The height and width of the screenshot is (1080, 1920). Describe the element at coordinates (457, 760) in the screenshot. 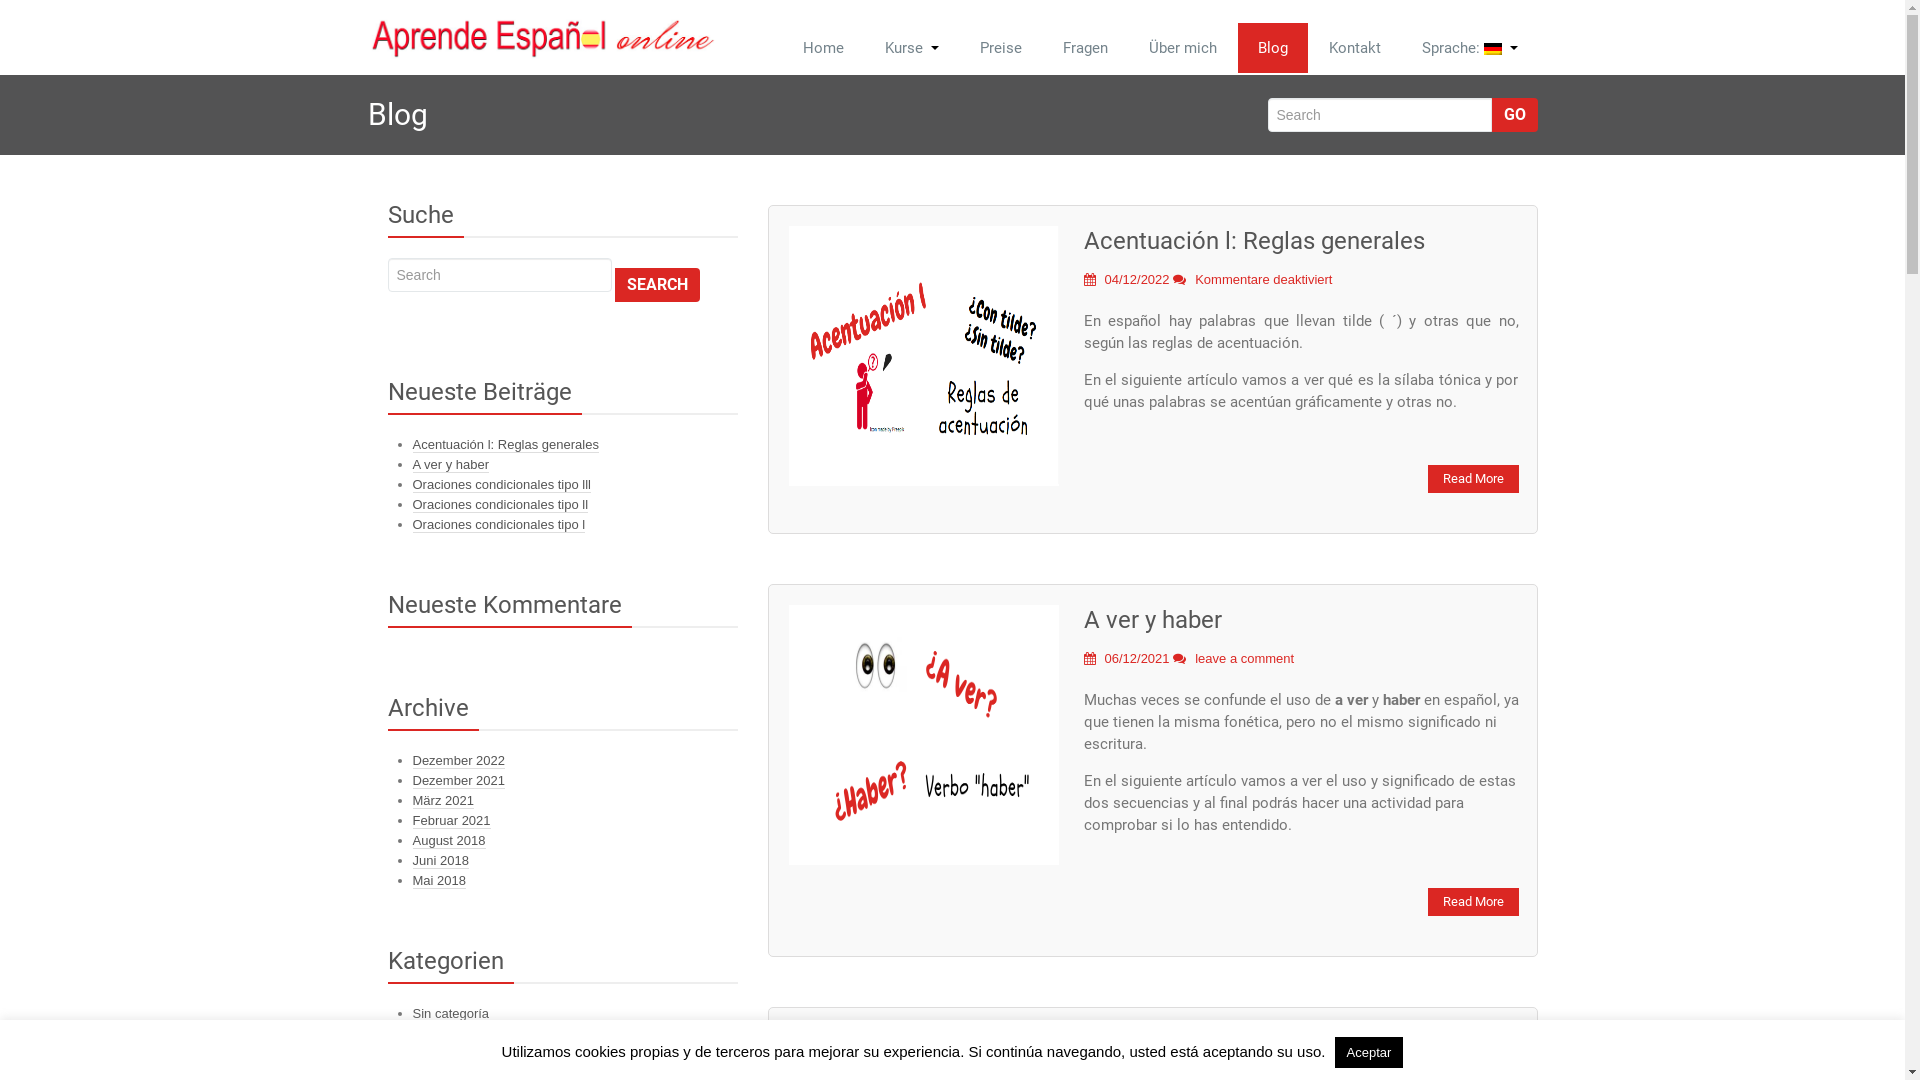

I see `'Dezember 2022'` at that location.